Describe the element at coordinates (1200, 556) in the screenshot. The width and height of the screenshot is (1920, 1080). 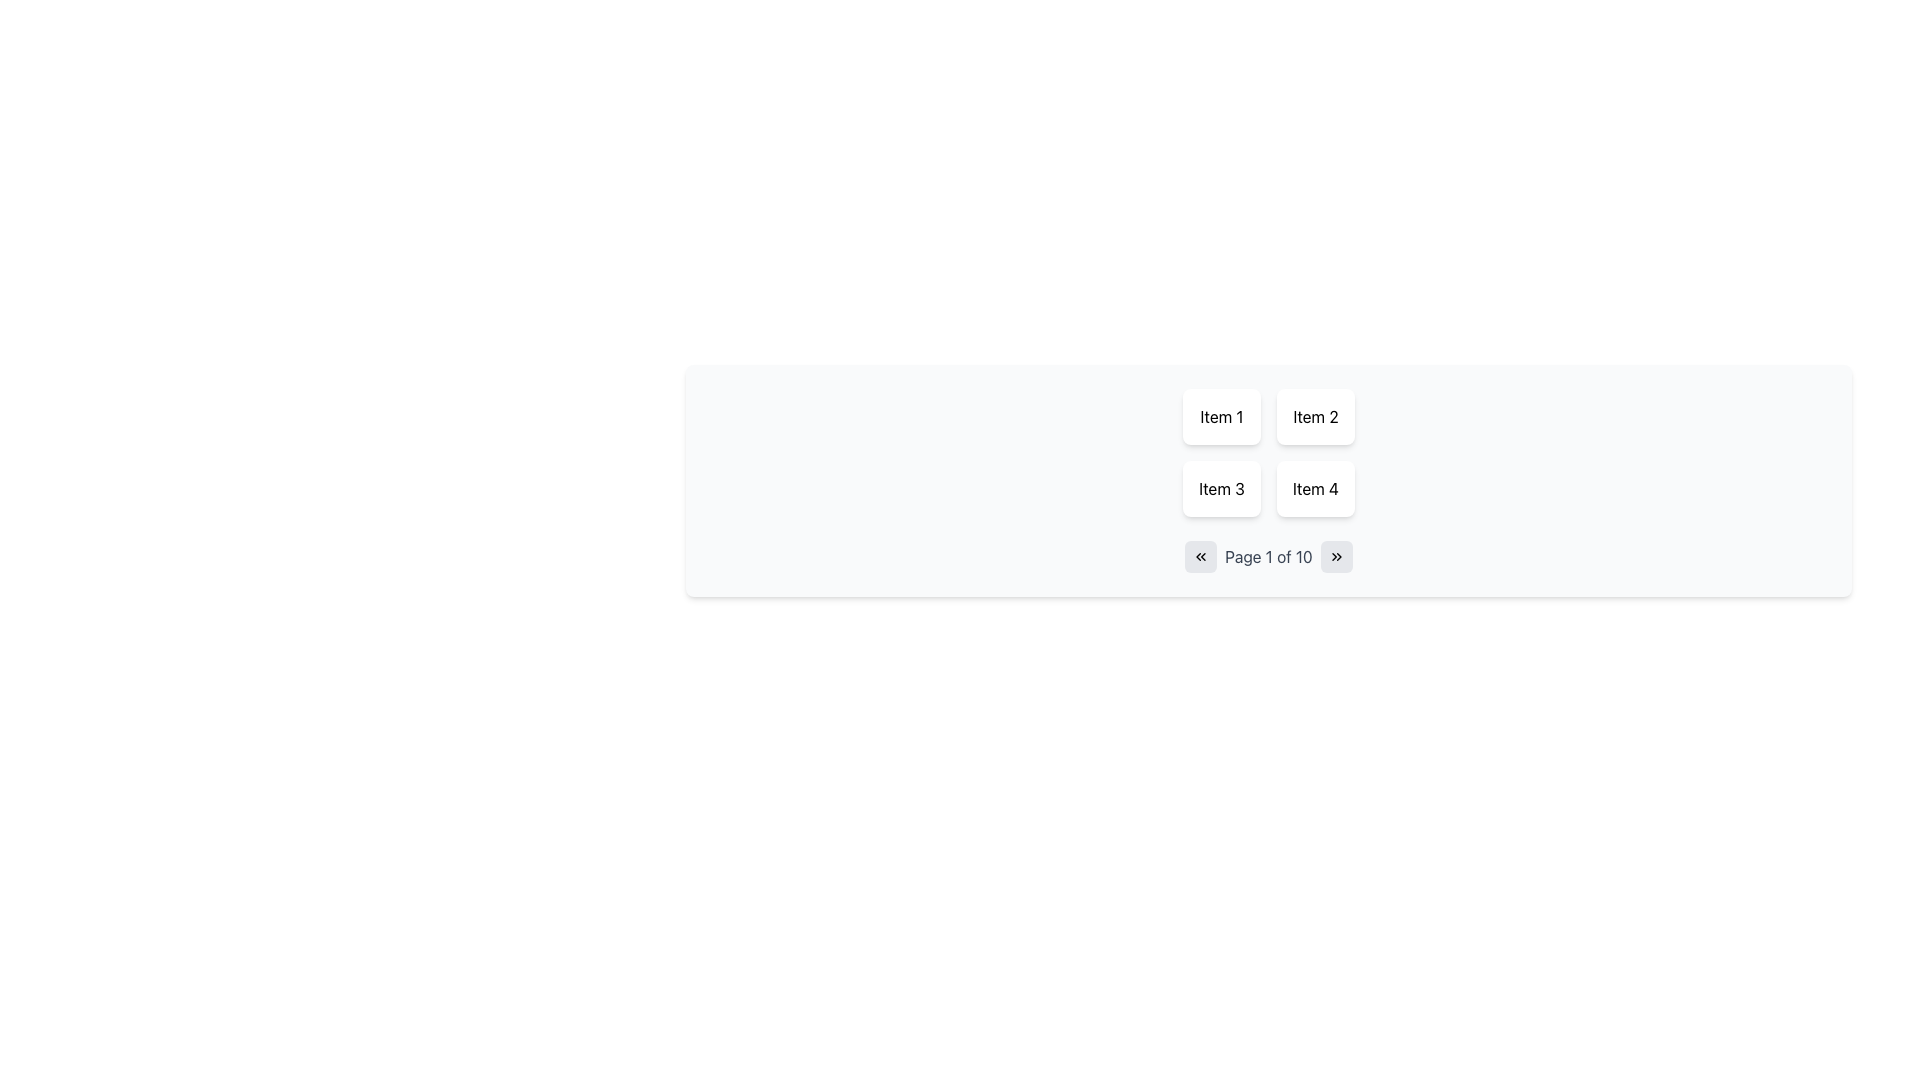
I see `the small rectangular button with rounded edges that has a light gray background and a black double-chevron left arrow icon for keyboard control` at that location.